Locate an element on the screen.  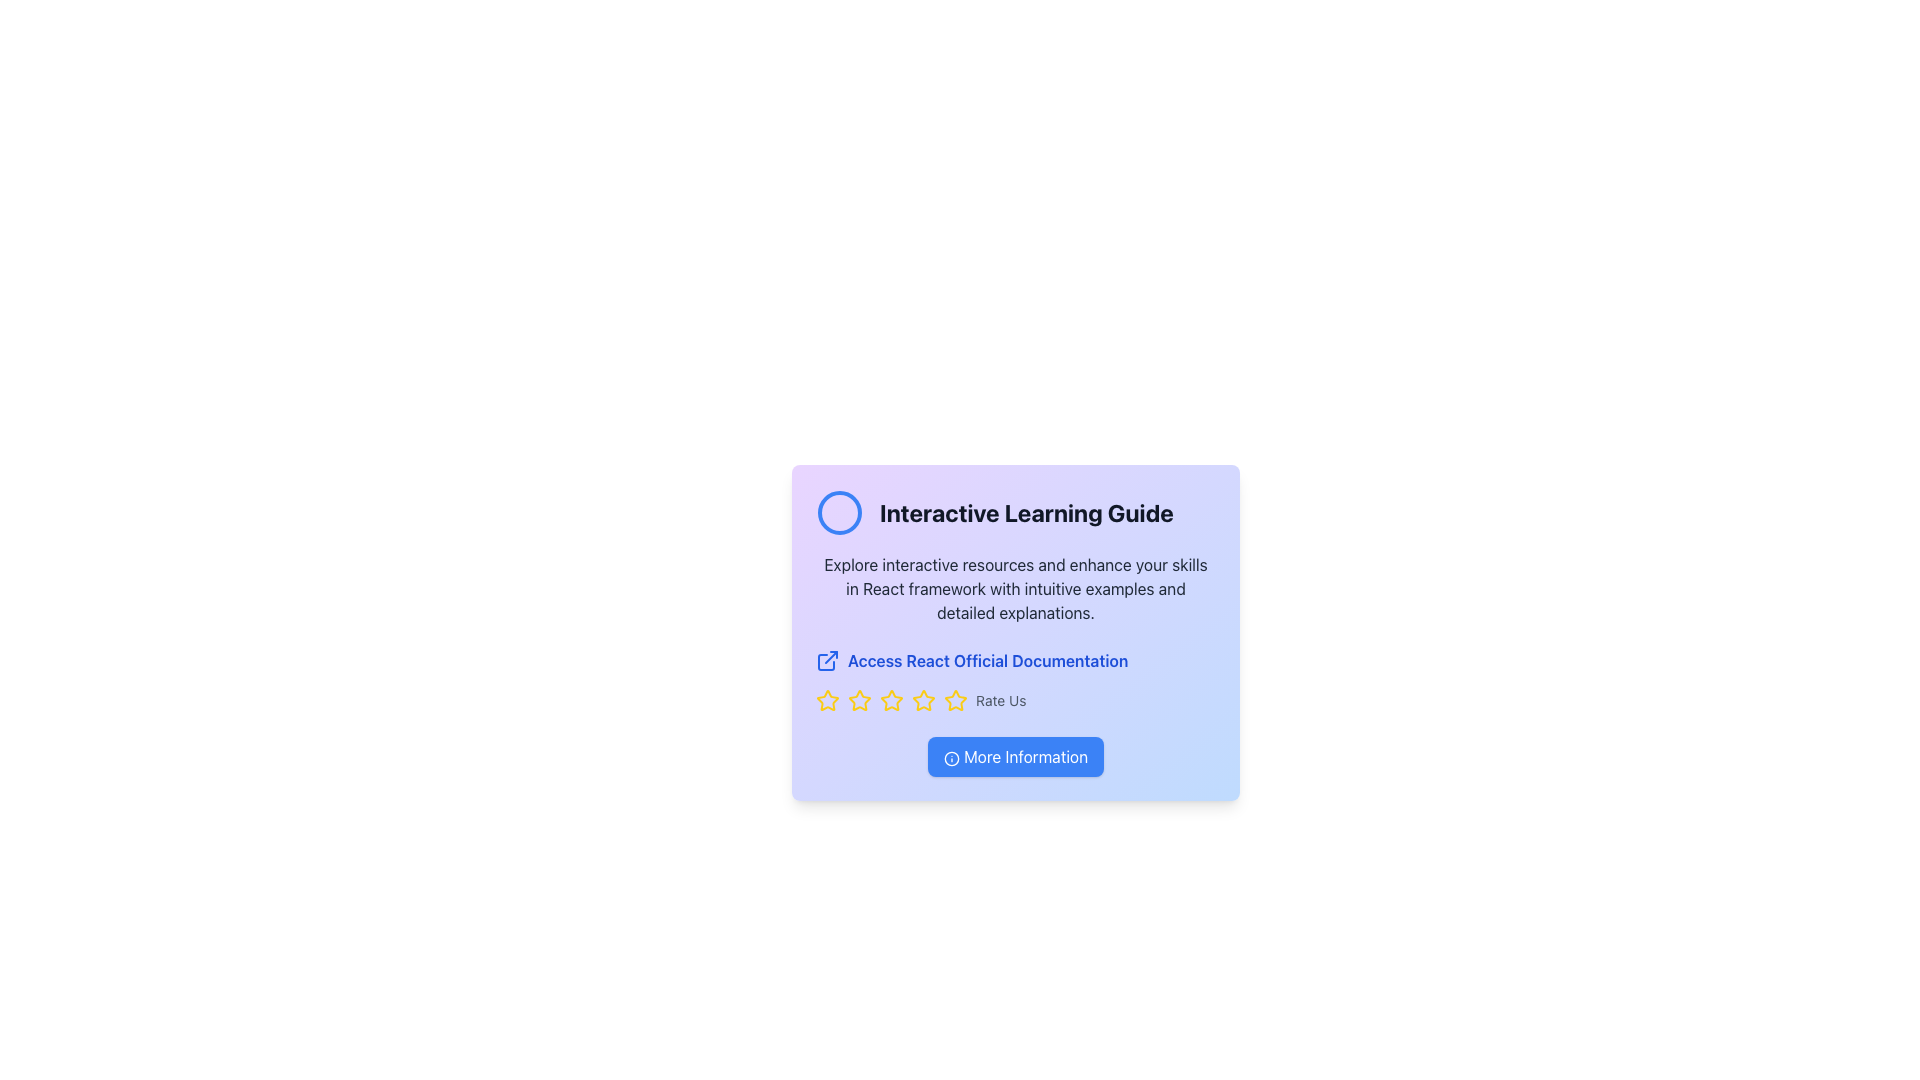
the second yellow hollow star icon used for the rating system located beneath the 'Rate Us' text is located at coordinates (859, 699).